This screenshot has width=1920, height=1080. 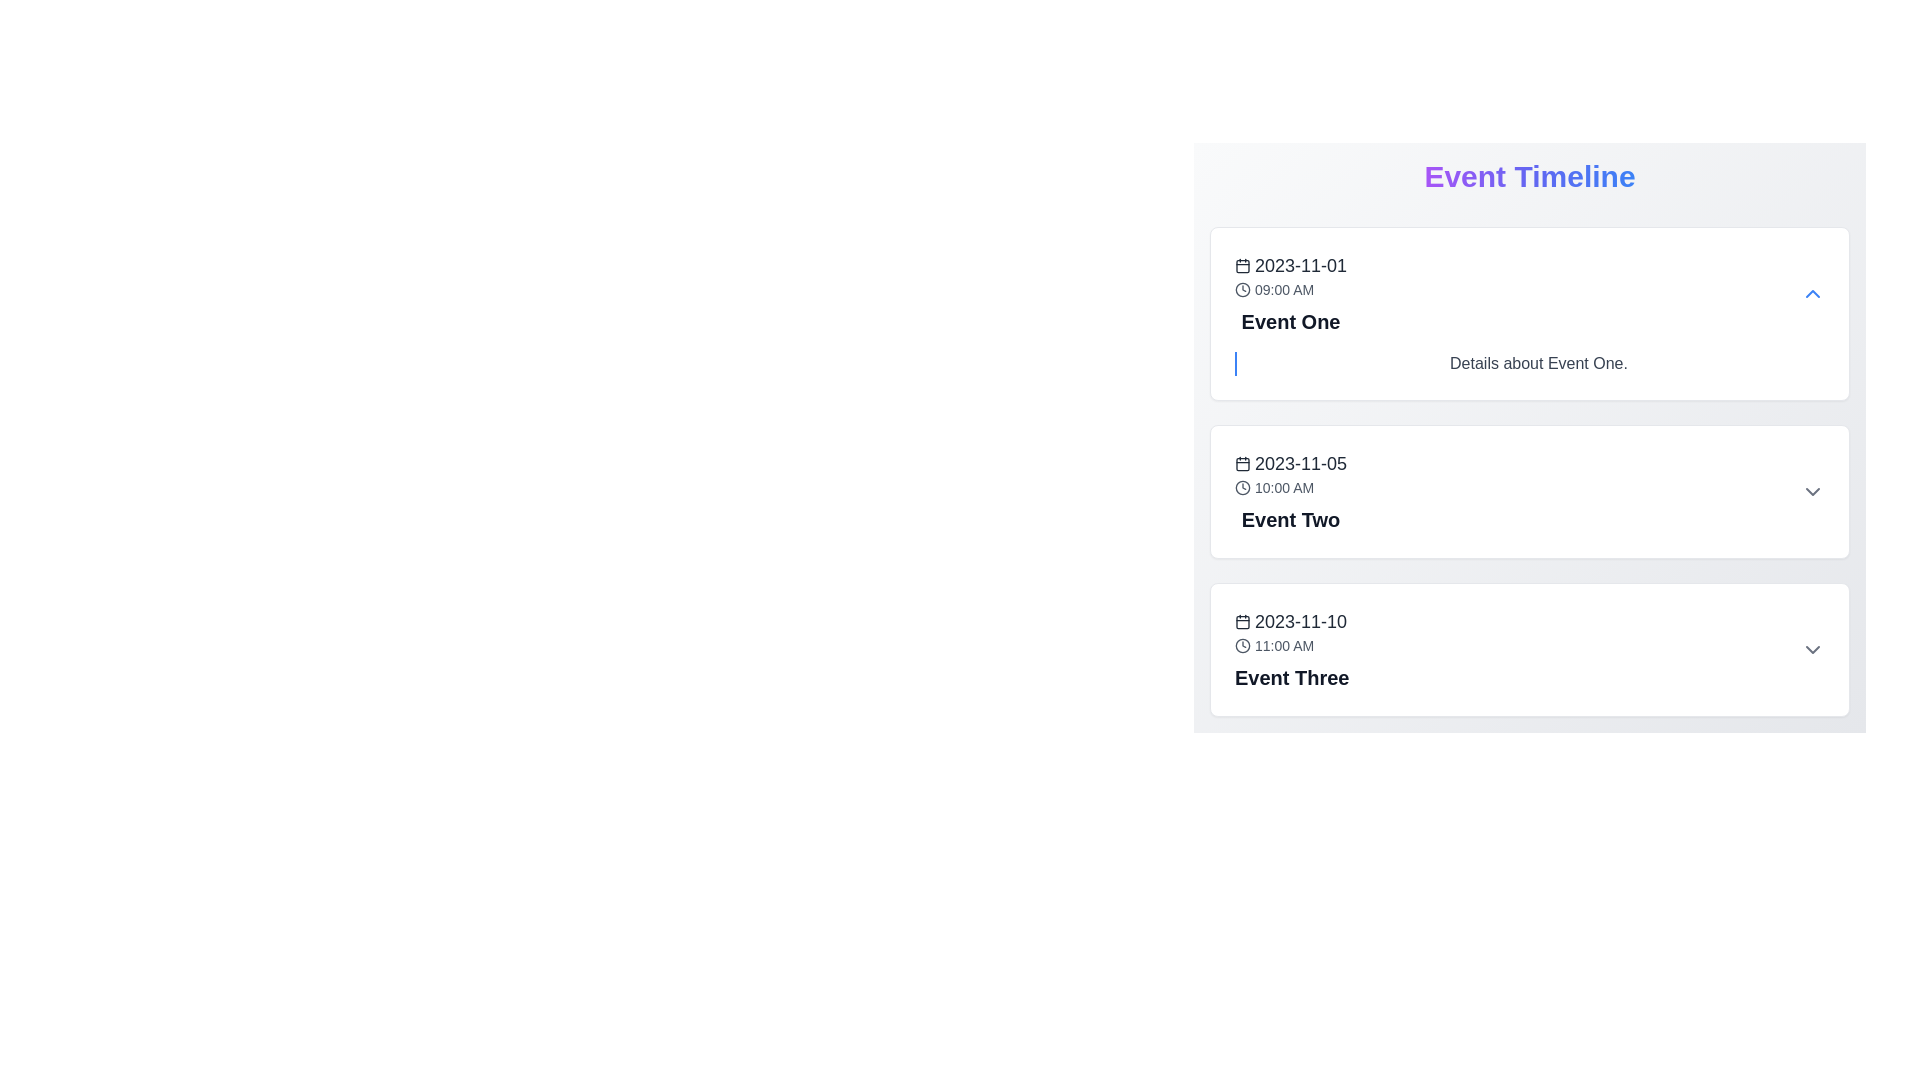 What do you see at coordinates (1529, 313) in the screenshot?
I see `the first event card in the vertical list of event cards, which displays details like date, time, title, and description, located near the top of the event timeline section` at bounding box center [1529, 313].